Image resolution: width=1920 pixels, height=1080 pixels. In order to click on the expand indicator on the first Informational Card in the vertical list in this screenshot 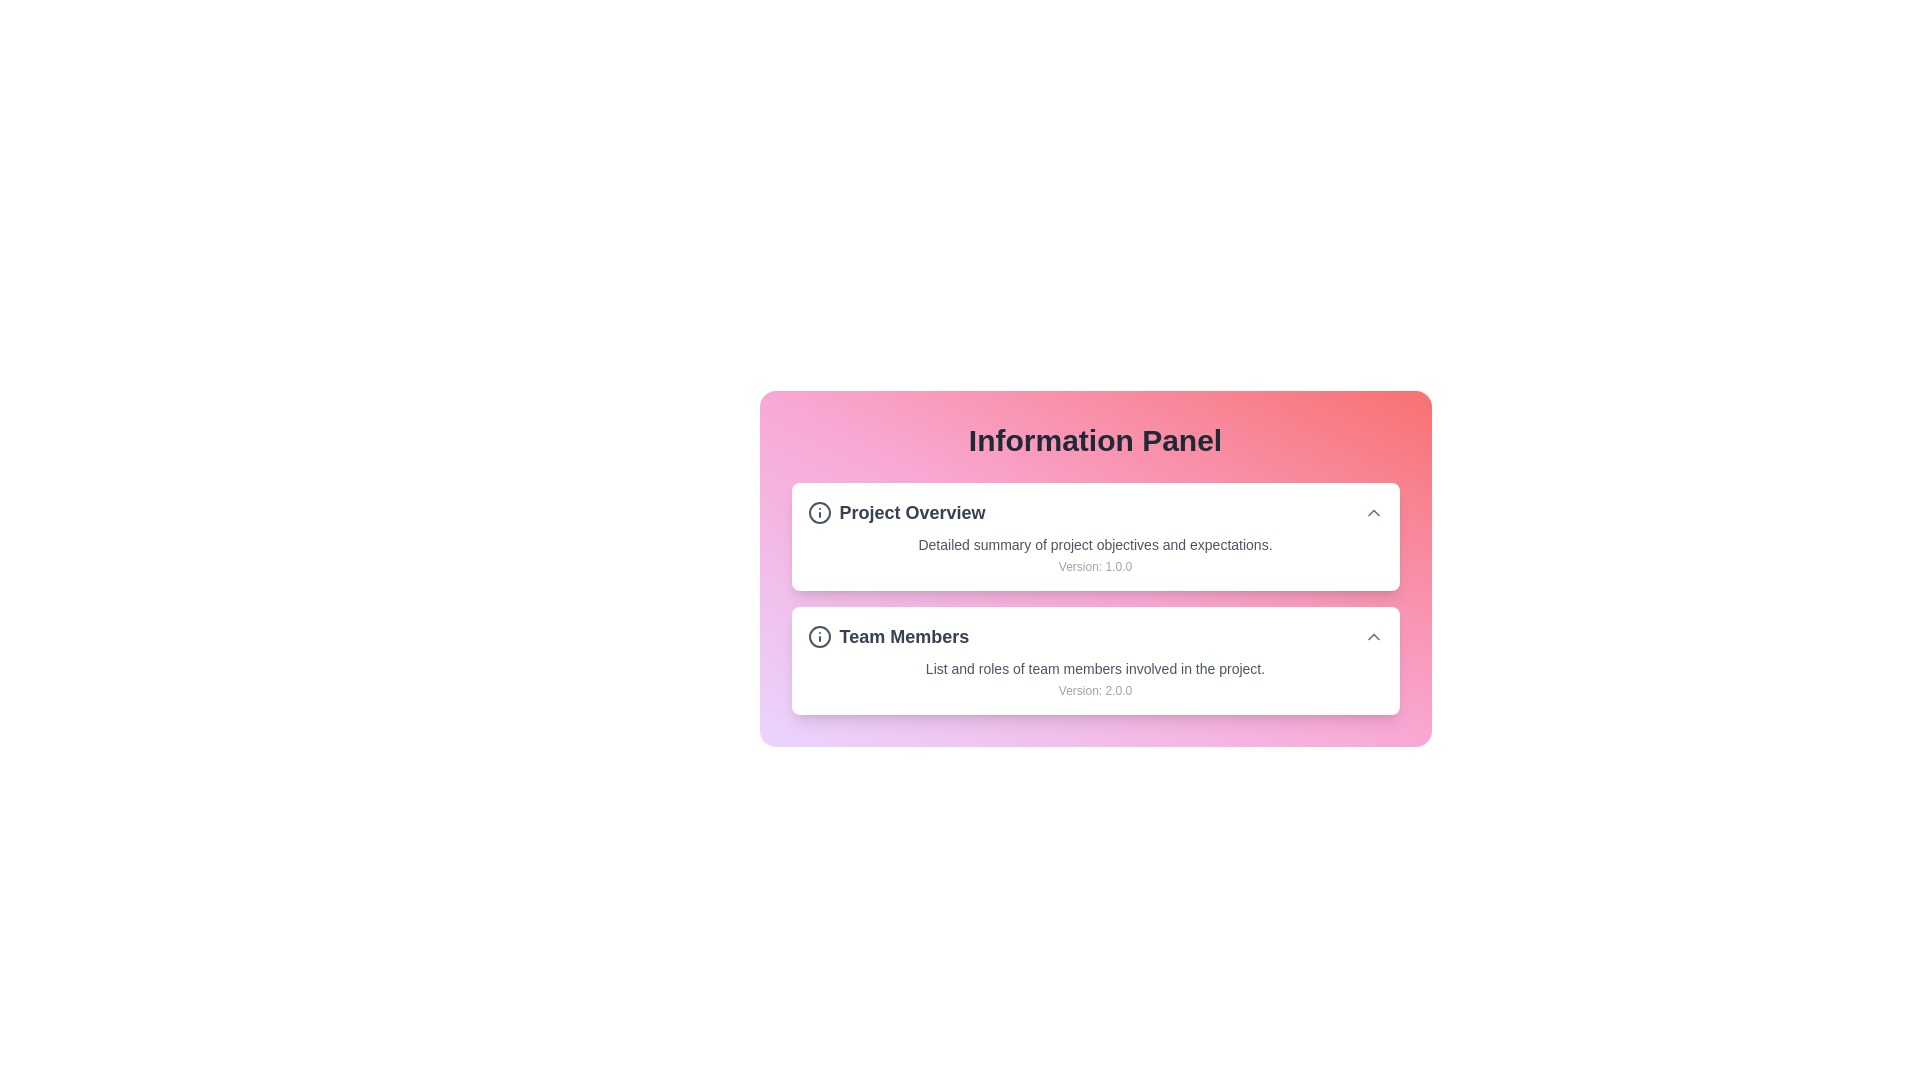, I will do `click(1094, 535)`.